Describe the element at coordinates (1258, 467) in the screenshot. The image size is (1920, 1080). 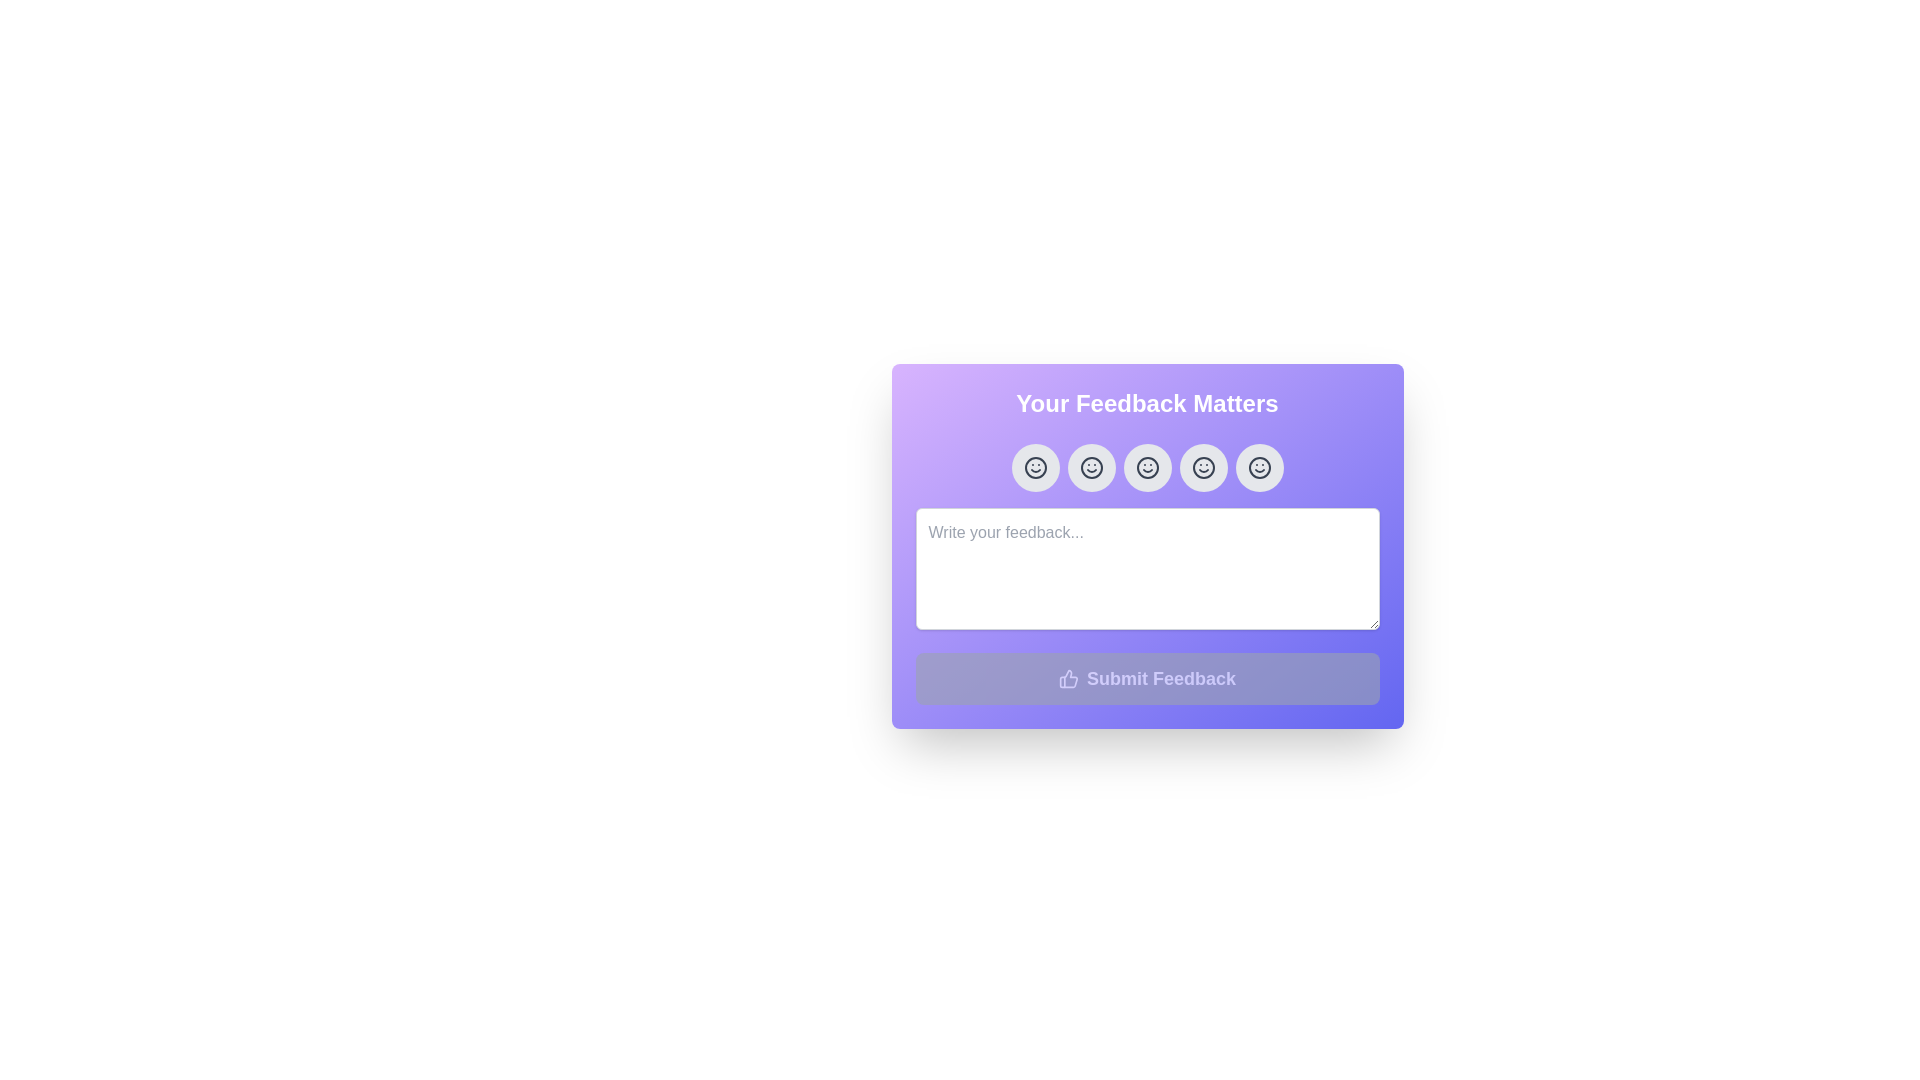
I see `the last button in the horizontal row of five buttons at the top of the feedback form` at that location.